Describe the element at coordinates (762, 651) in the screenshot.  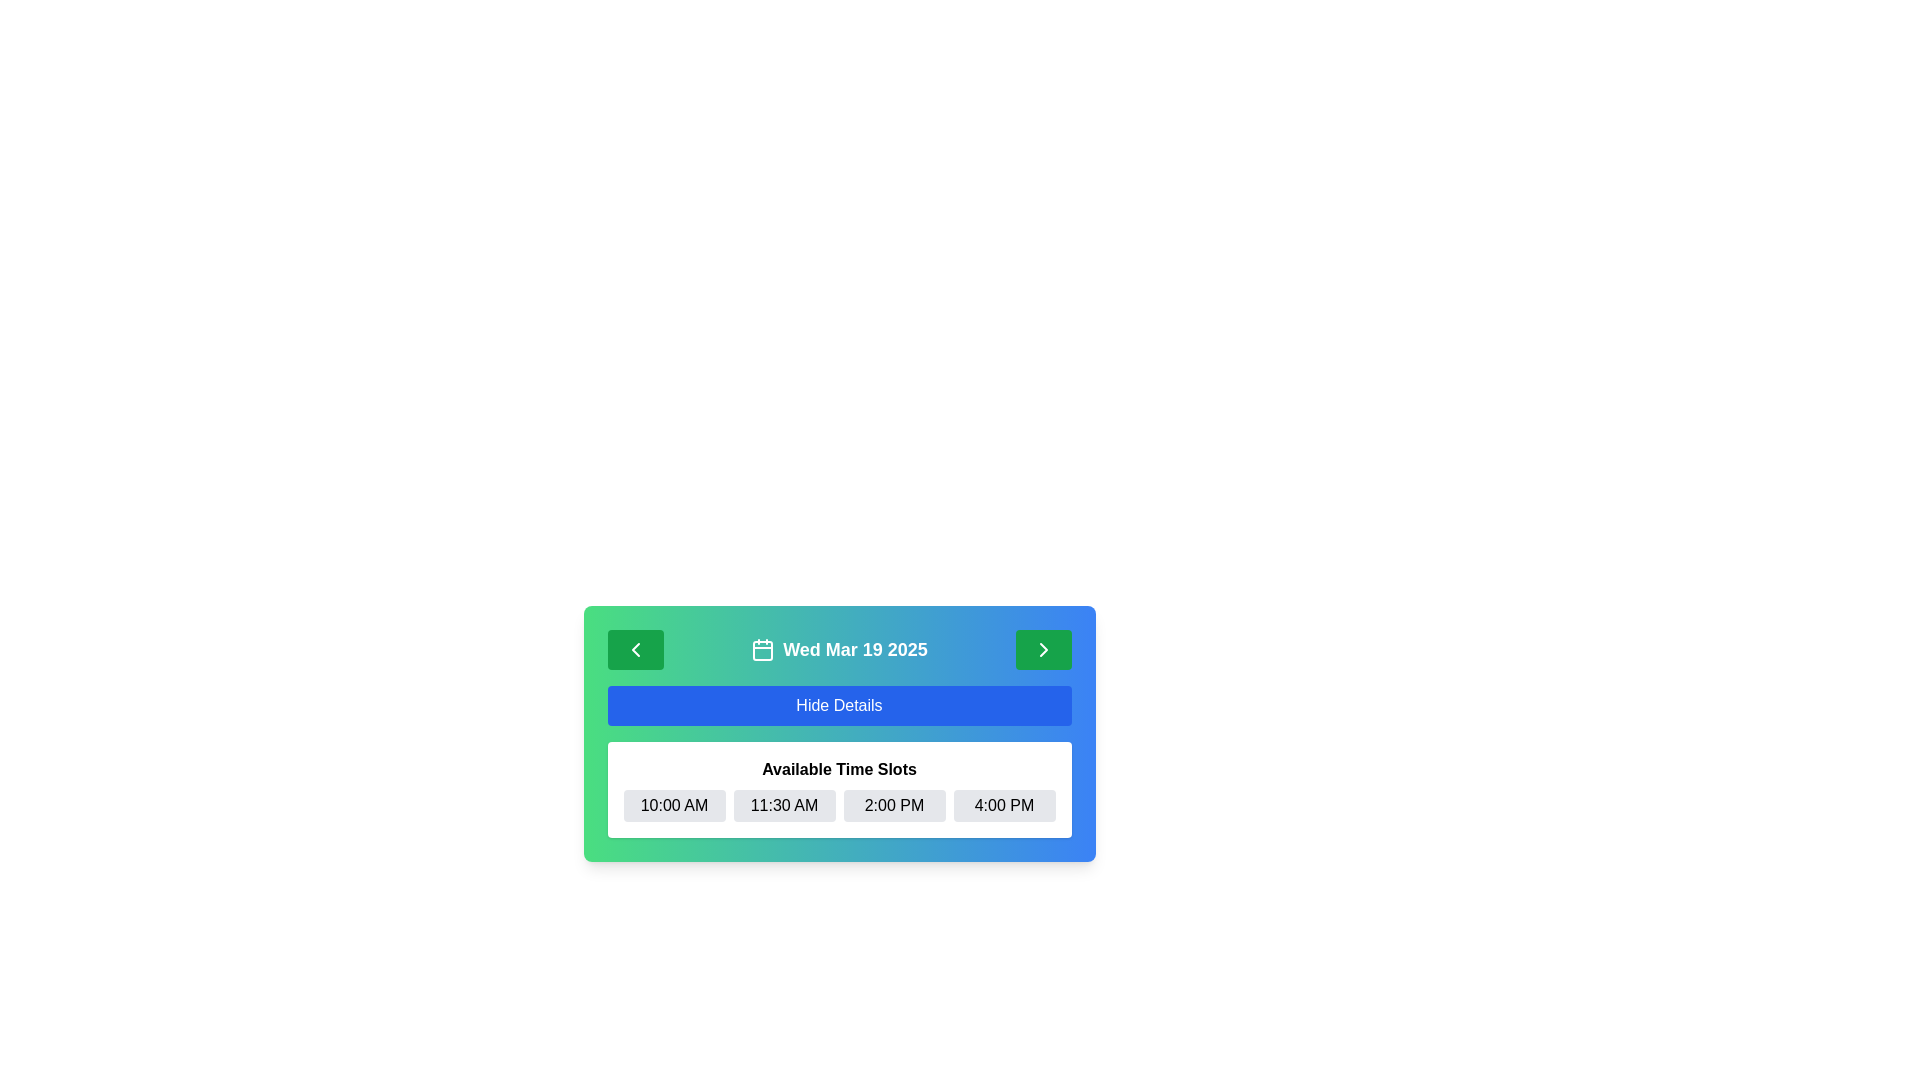
I see `the rectangular Icon component of the calendar located near the center top of the interface, between two arrow buttons` at that location.